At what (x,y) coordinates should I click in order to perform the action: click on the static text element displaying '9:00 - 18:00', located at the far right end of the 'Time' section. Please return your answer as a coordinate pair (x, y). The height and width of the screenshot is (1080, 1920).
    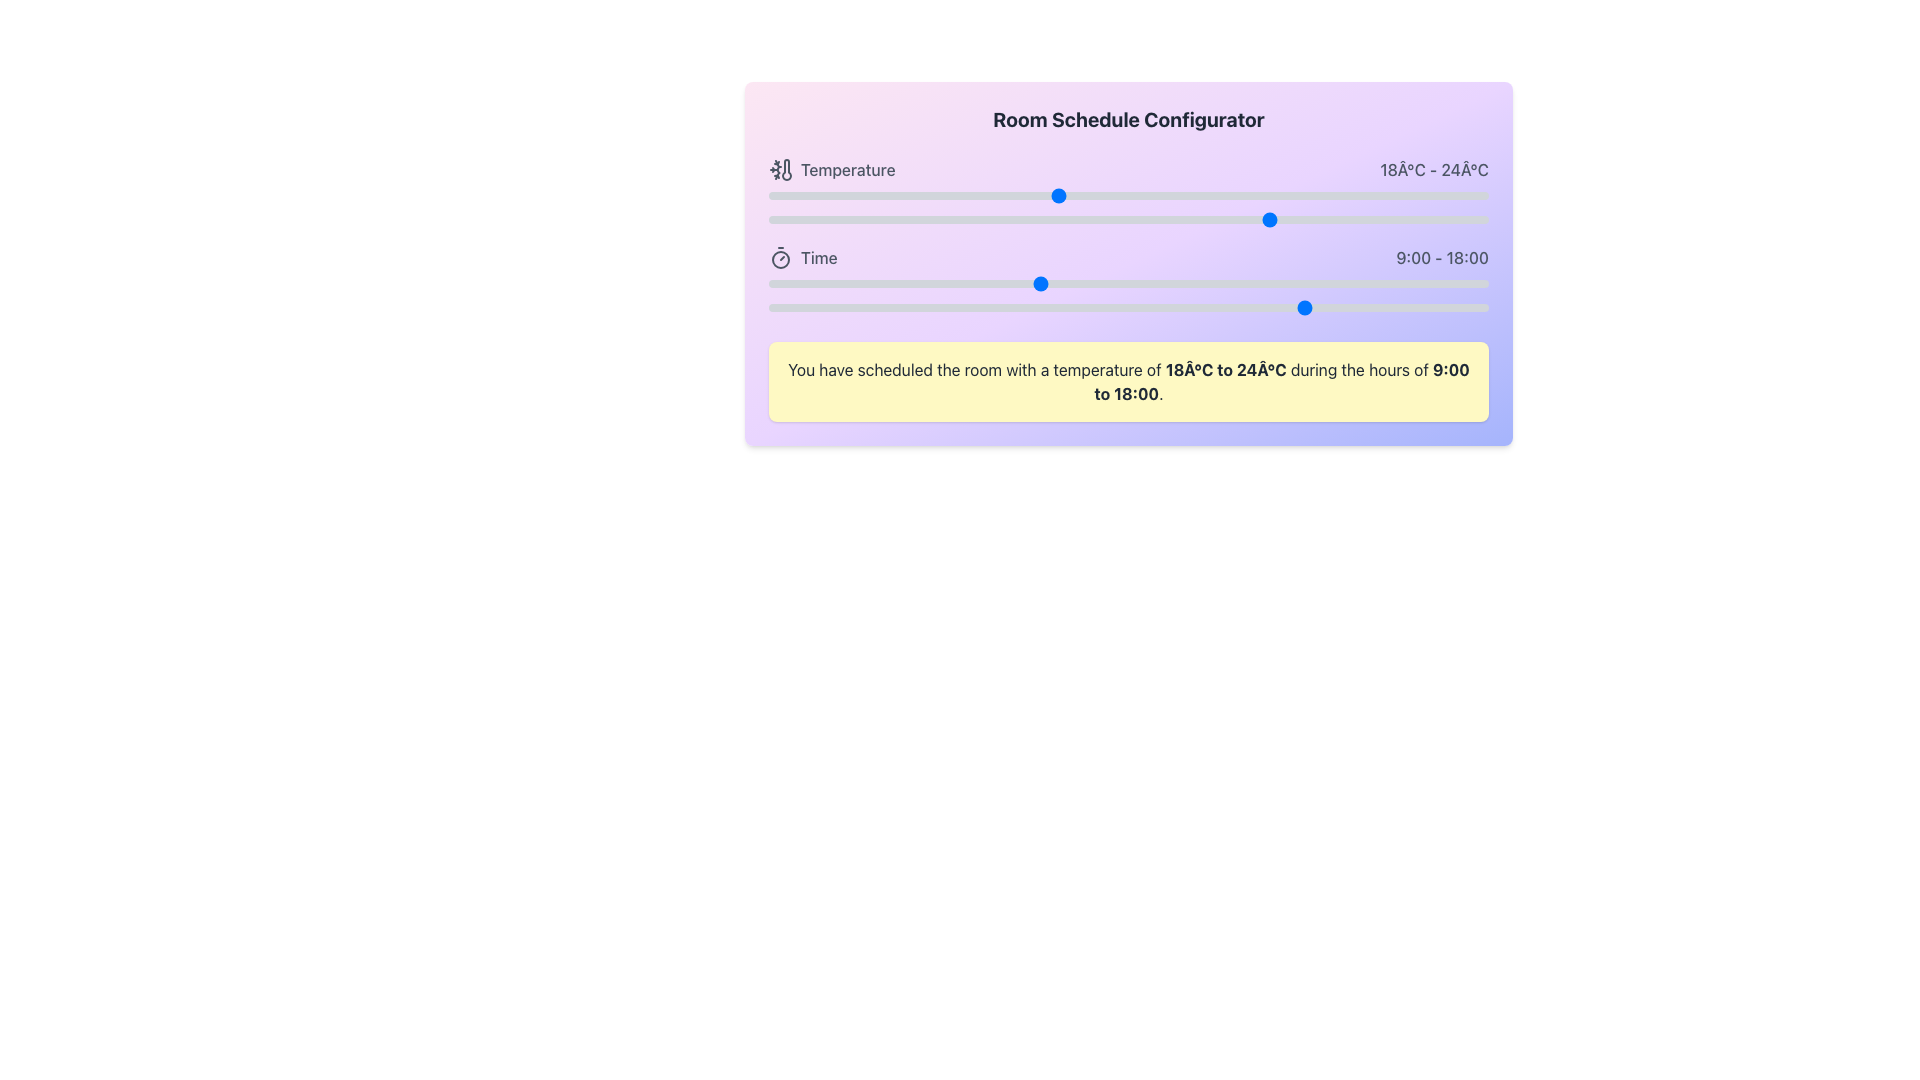
    Looking at the image, I should click on (1442, 257).